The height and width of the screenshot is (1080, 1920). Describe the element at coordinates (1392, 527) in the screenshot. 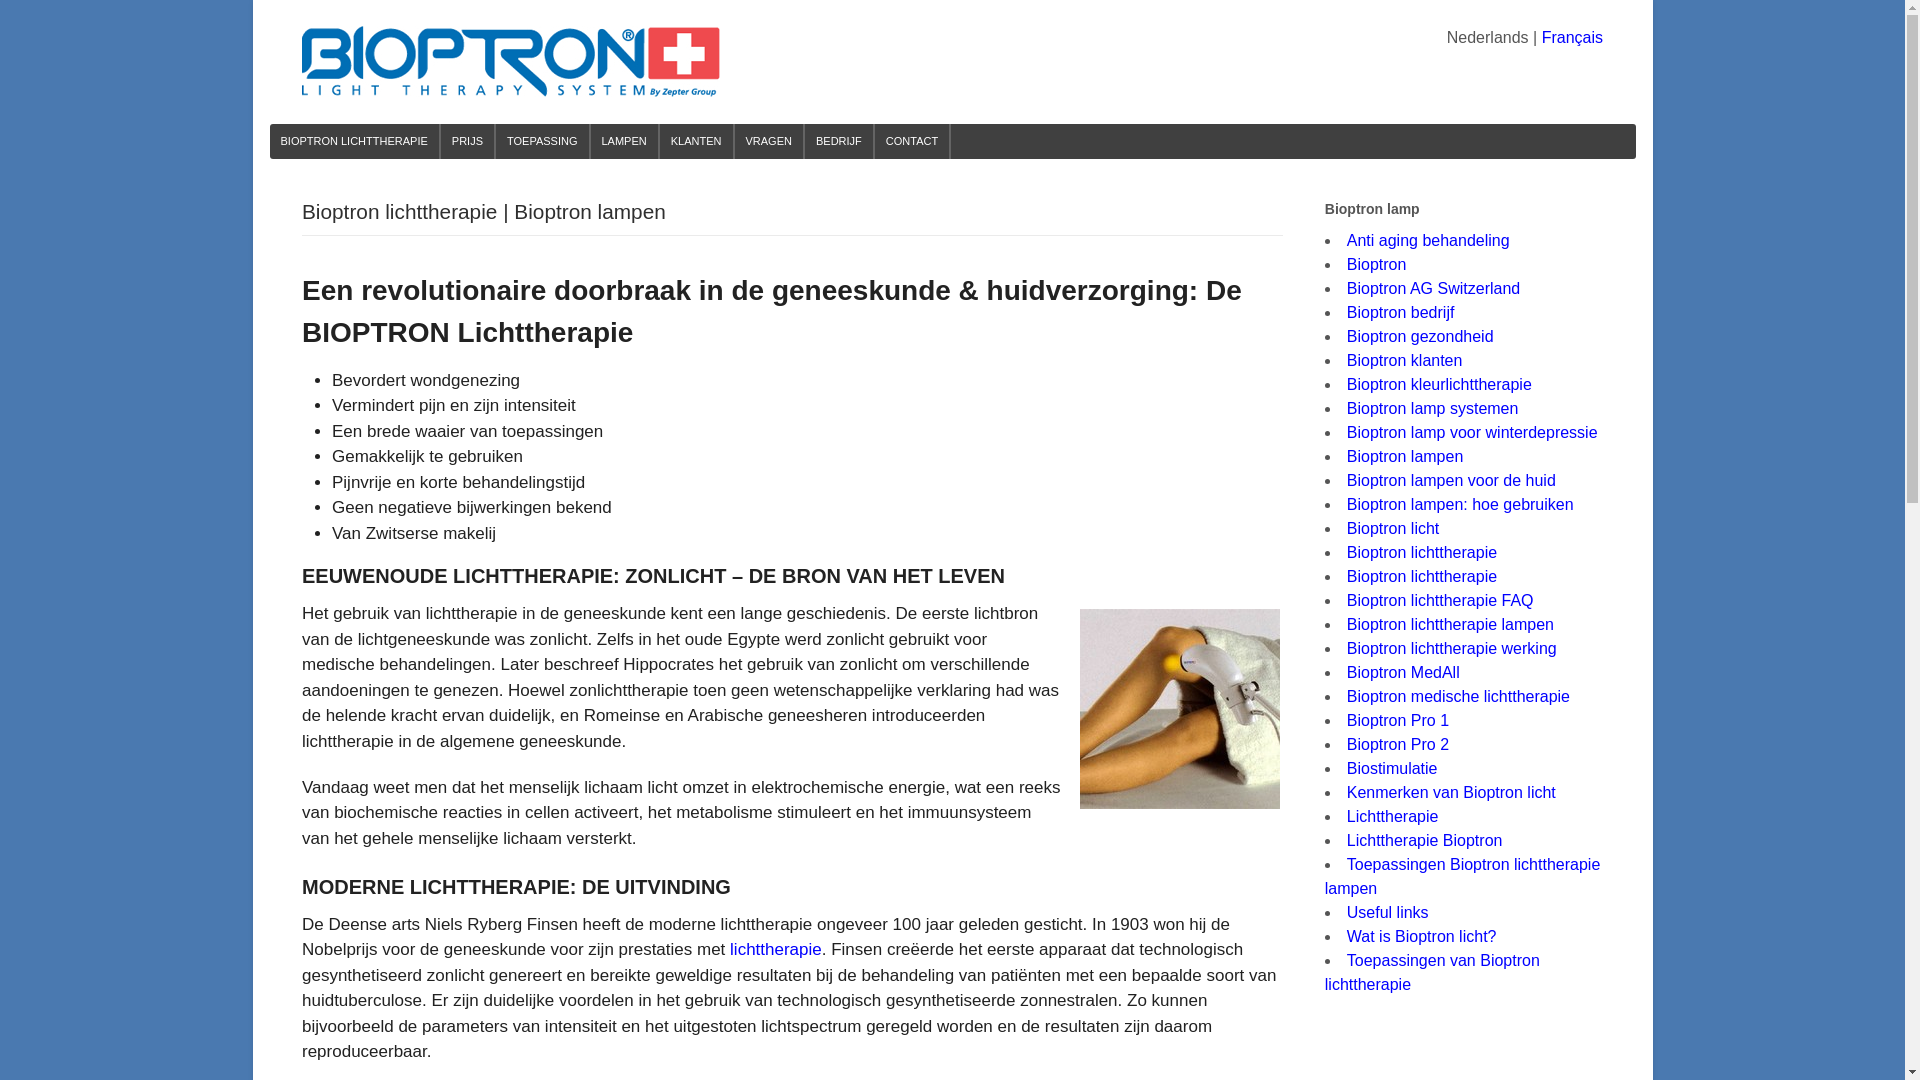

I see `'Bioptron licht'` at that location.